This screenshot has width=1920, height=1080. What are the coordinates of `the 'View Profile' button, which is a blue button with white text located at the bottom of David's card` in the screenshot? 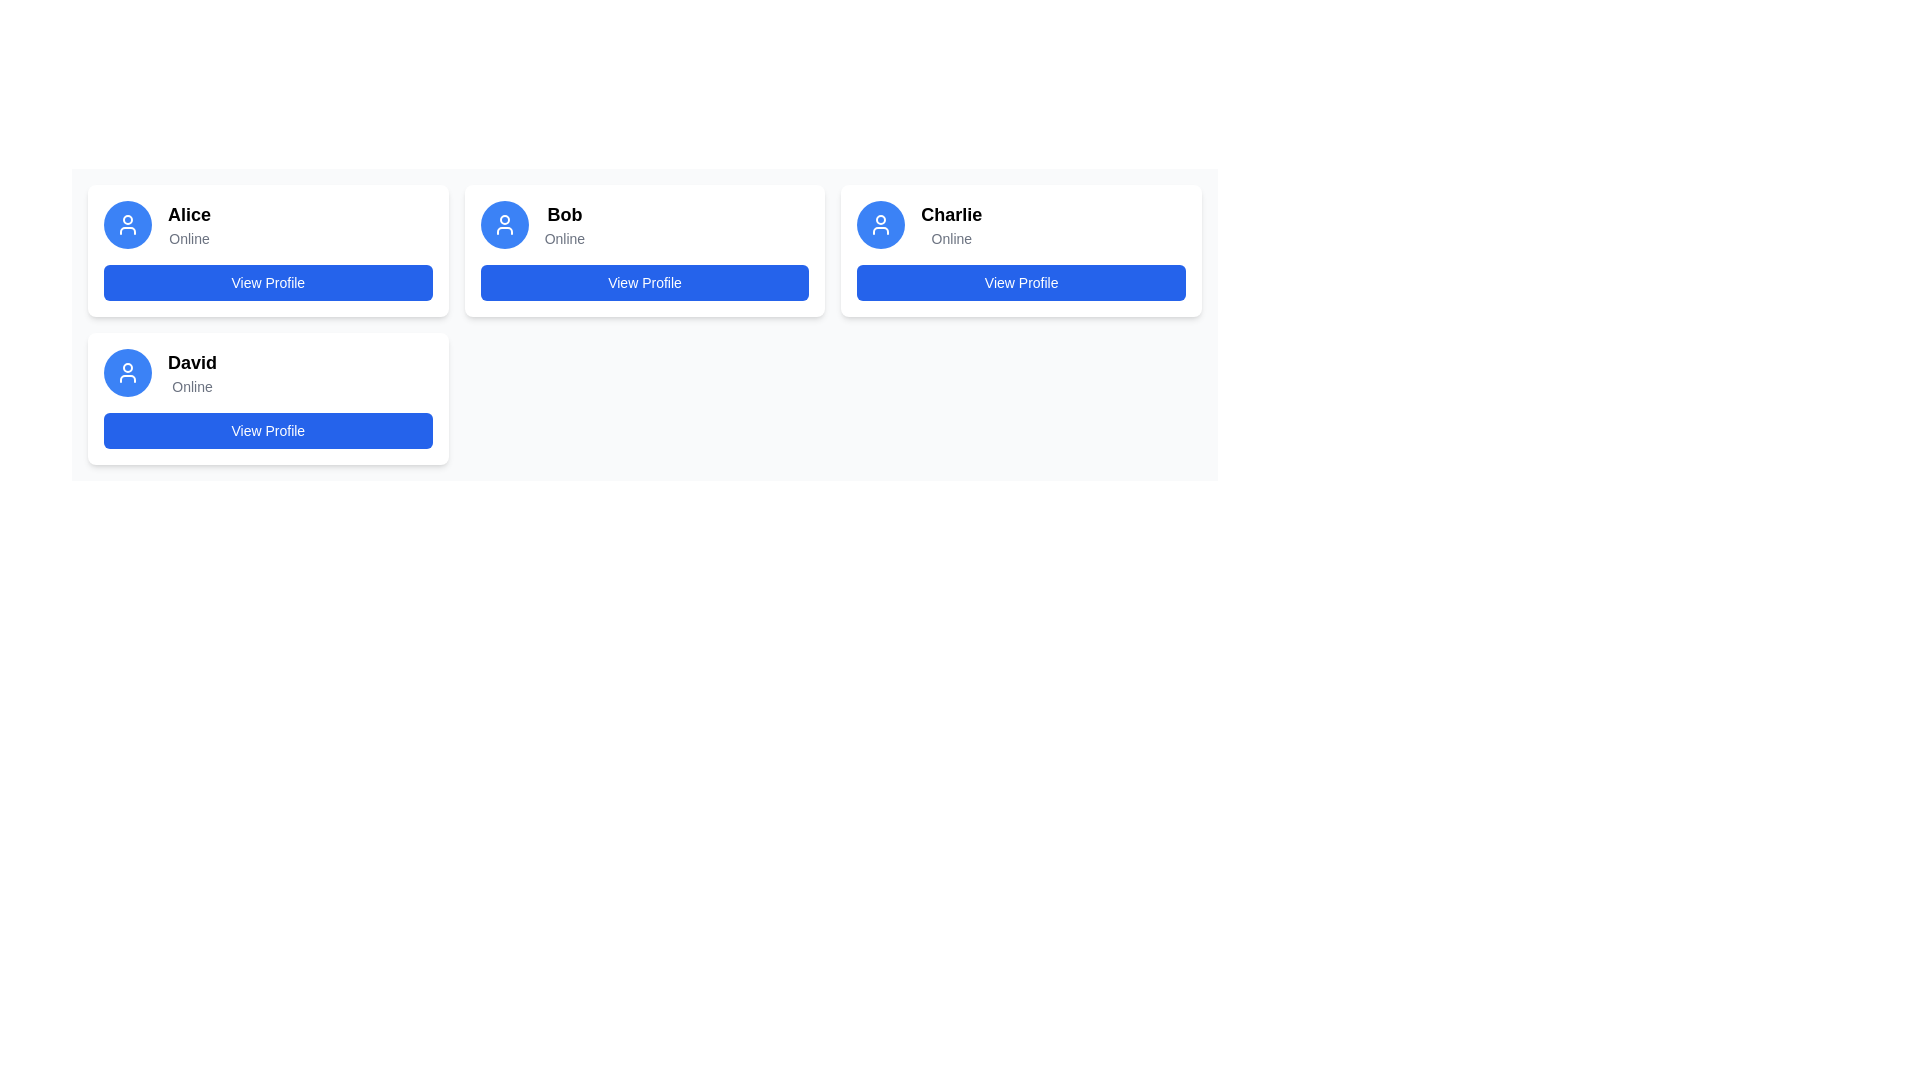 It's located at (267, 430).